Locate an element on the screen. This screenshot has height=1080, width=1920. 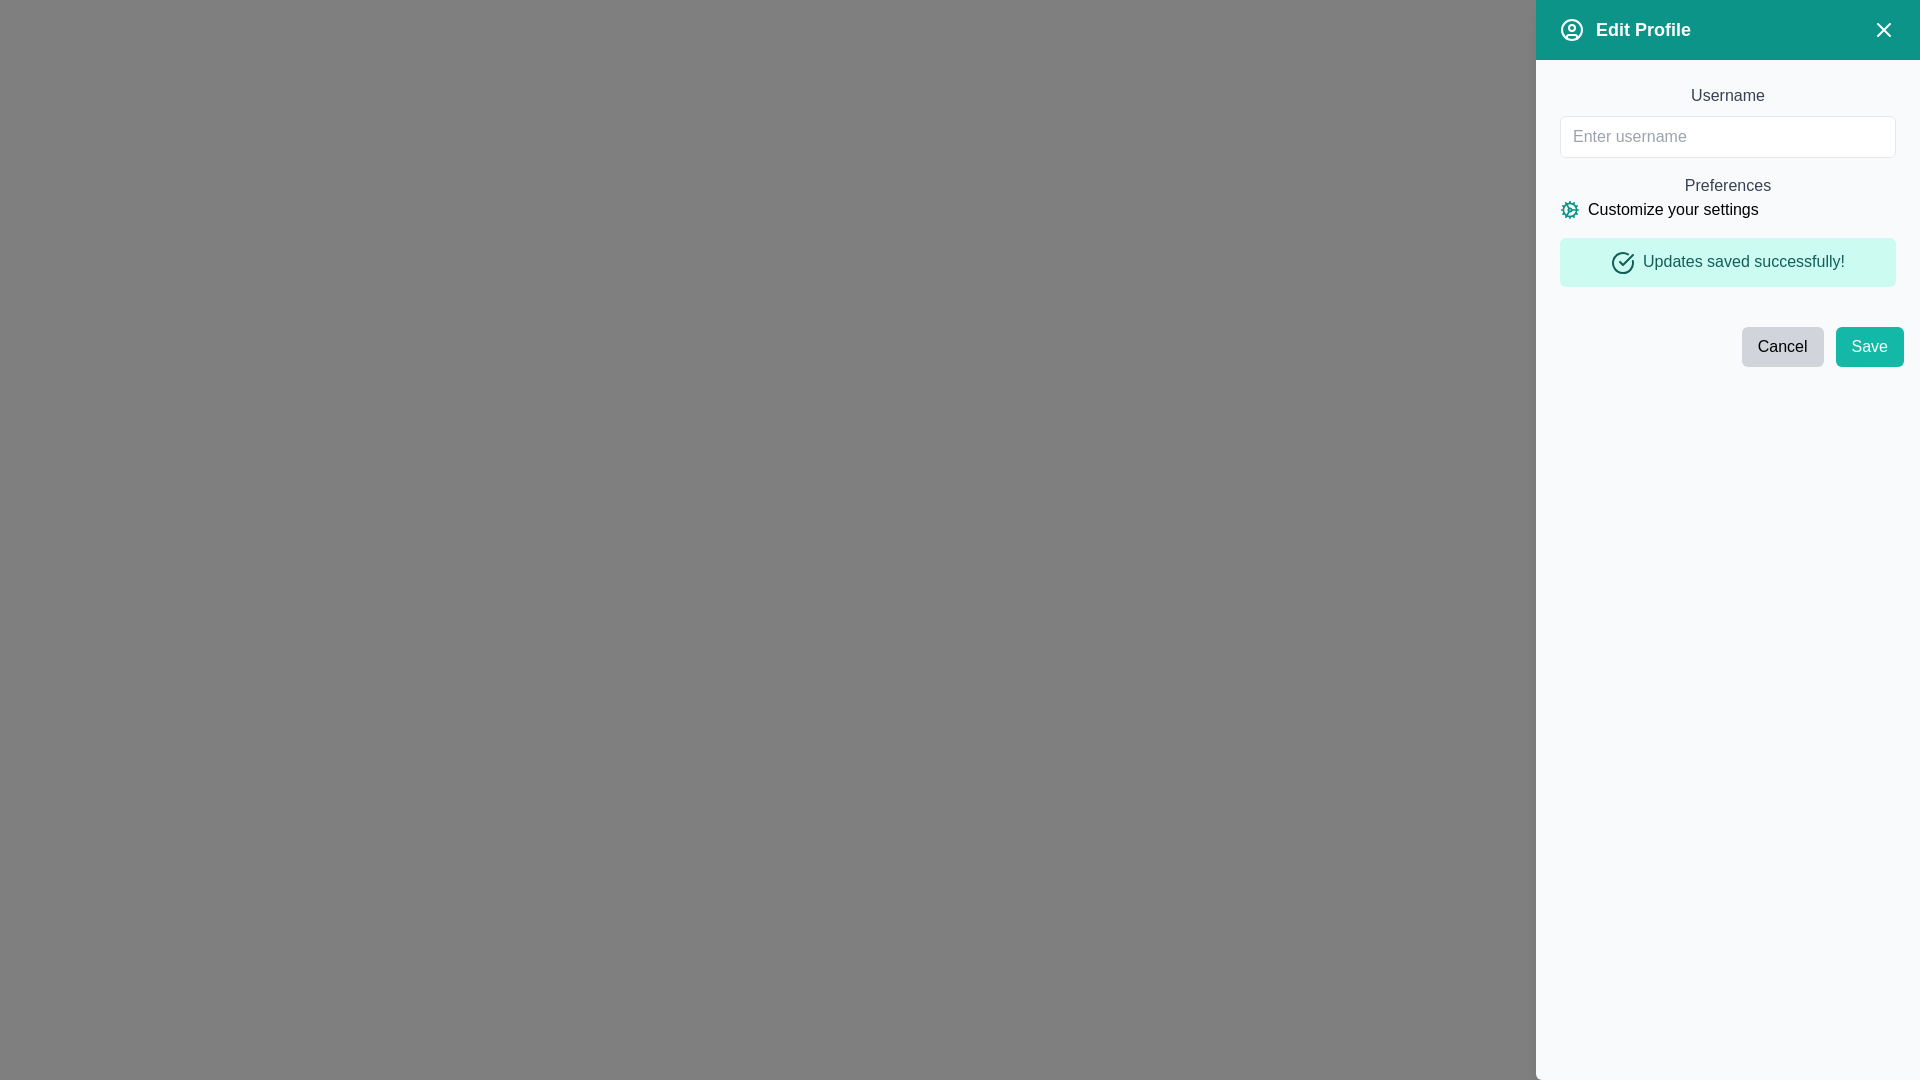
the Text with an icon element that serves as a label or heading within the 'Edit Profile' dialog box, located below the 'Username' section and above the status message 'Updates saved successfully!' is located at coordinates (1727, 197).